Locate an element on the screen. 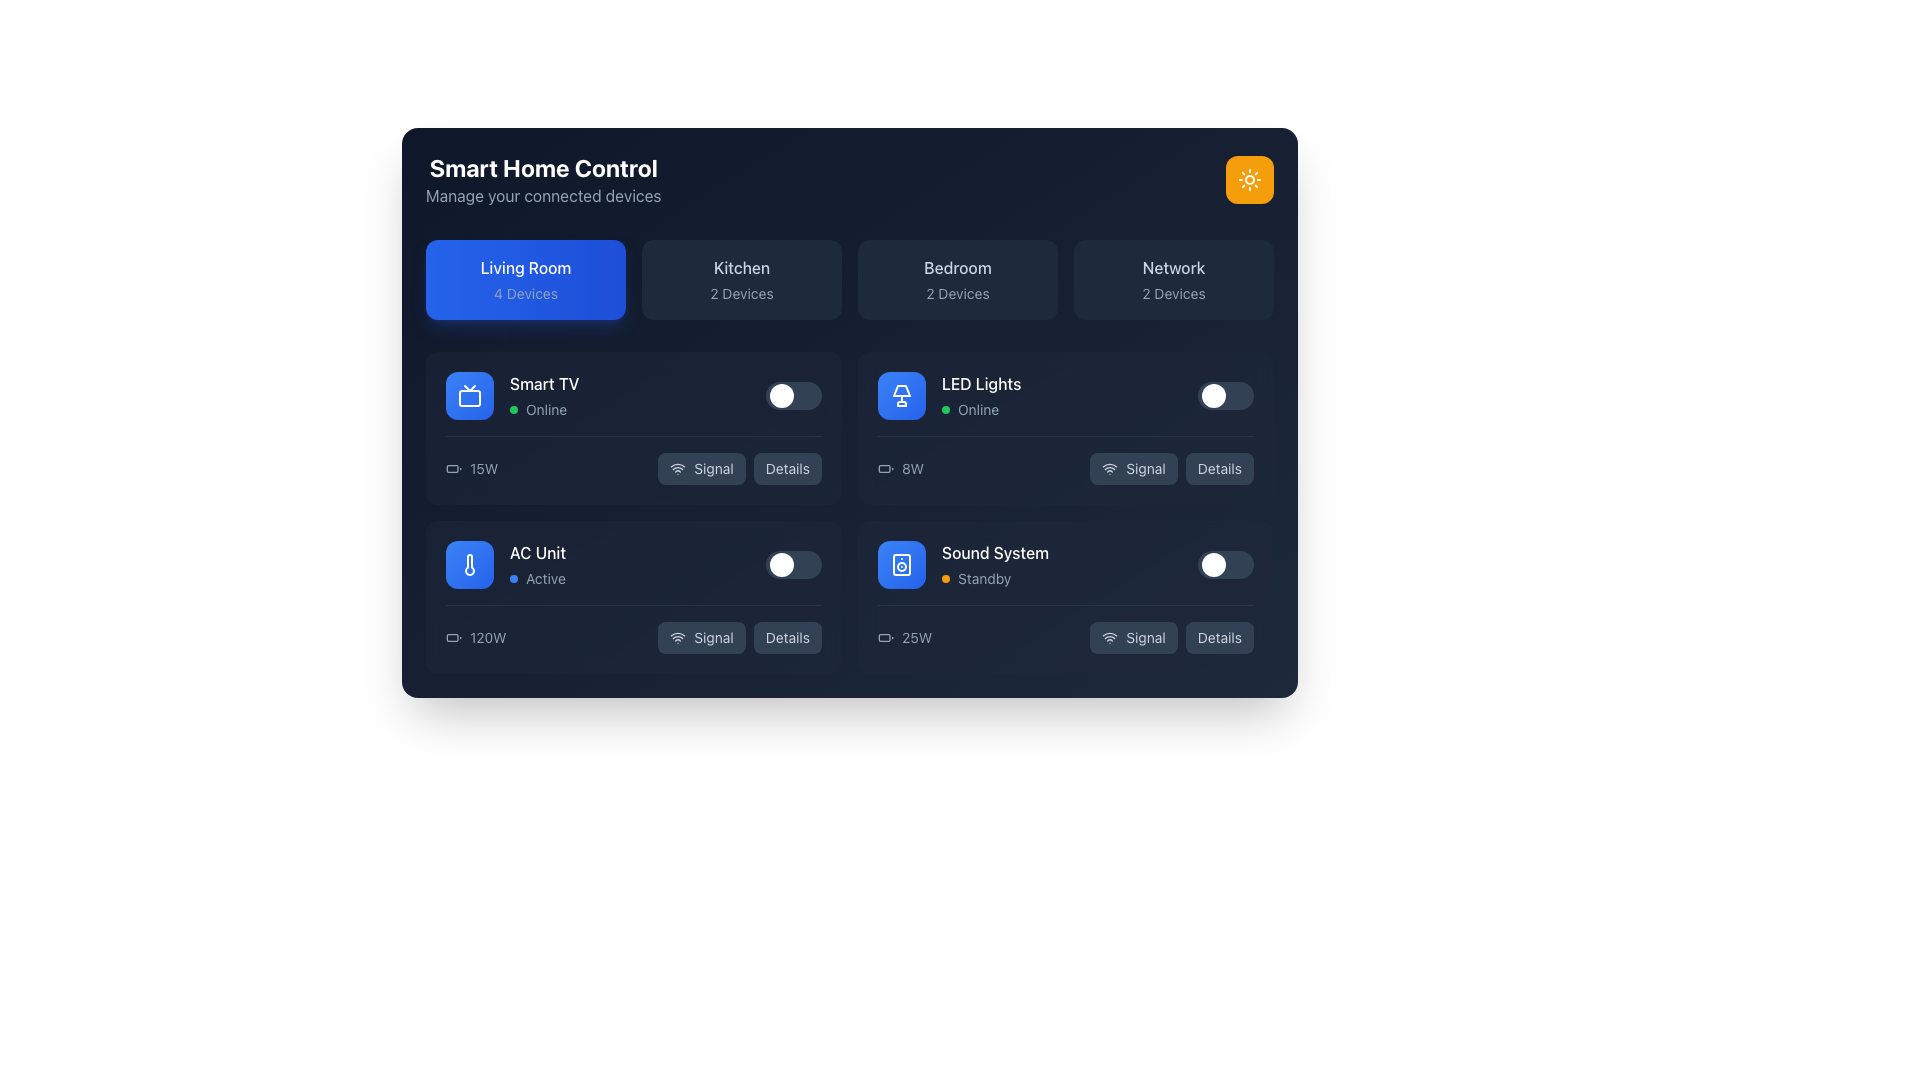  the 'Signal' button located in the bottom-right part of the 'Sound System' card section, directly underneath the 'Standby' status indicator is located at coordinates (1064, 627).